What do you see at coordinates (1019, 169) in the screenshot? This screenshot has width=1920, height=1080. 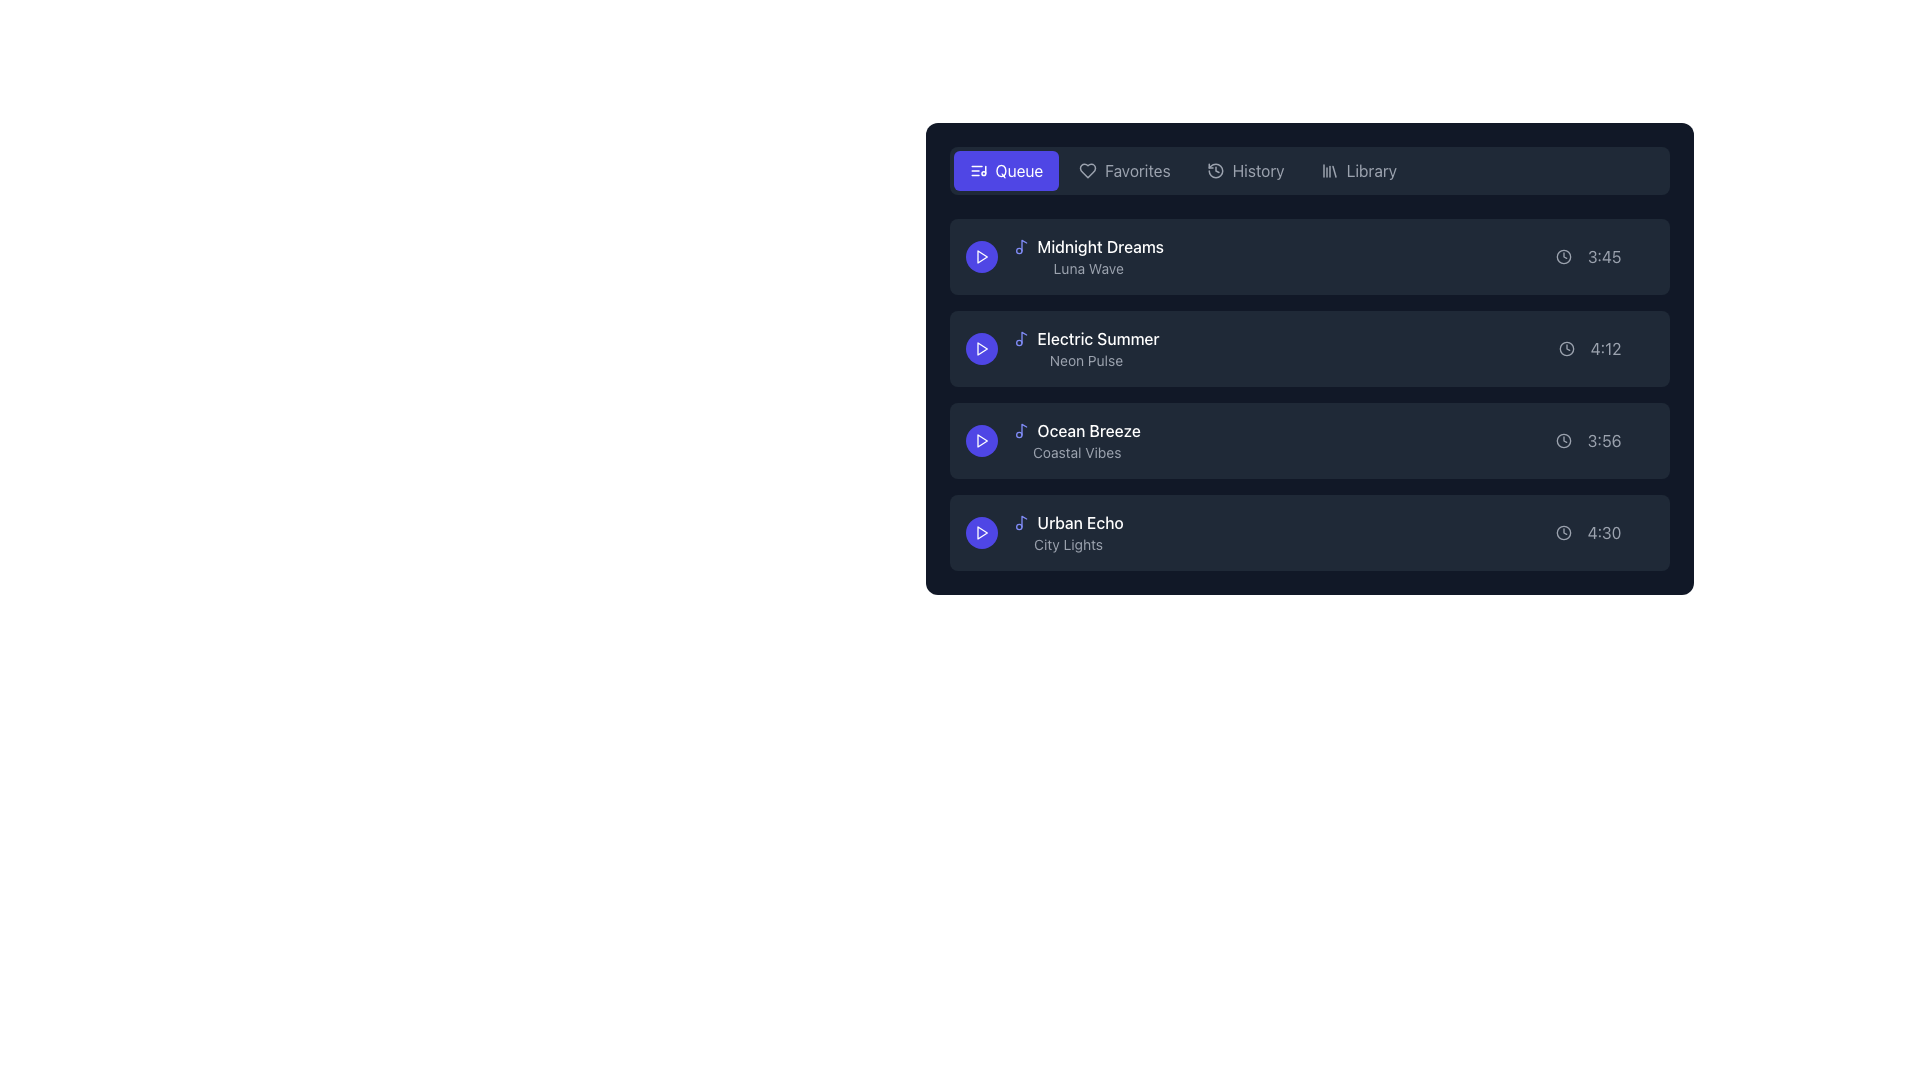 I see `the 'Queue' text label located in the first navigation option of the horizontal navigation bar` at bounding box center [1019, 169].